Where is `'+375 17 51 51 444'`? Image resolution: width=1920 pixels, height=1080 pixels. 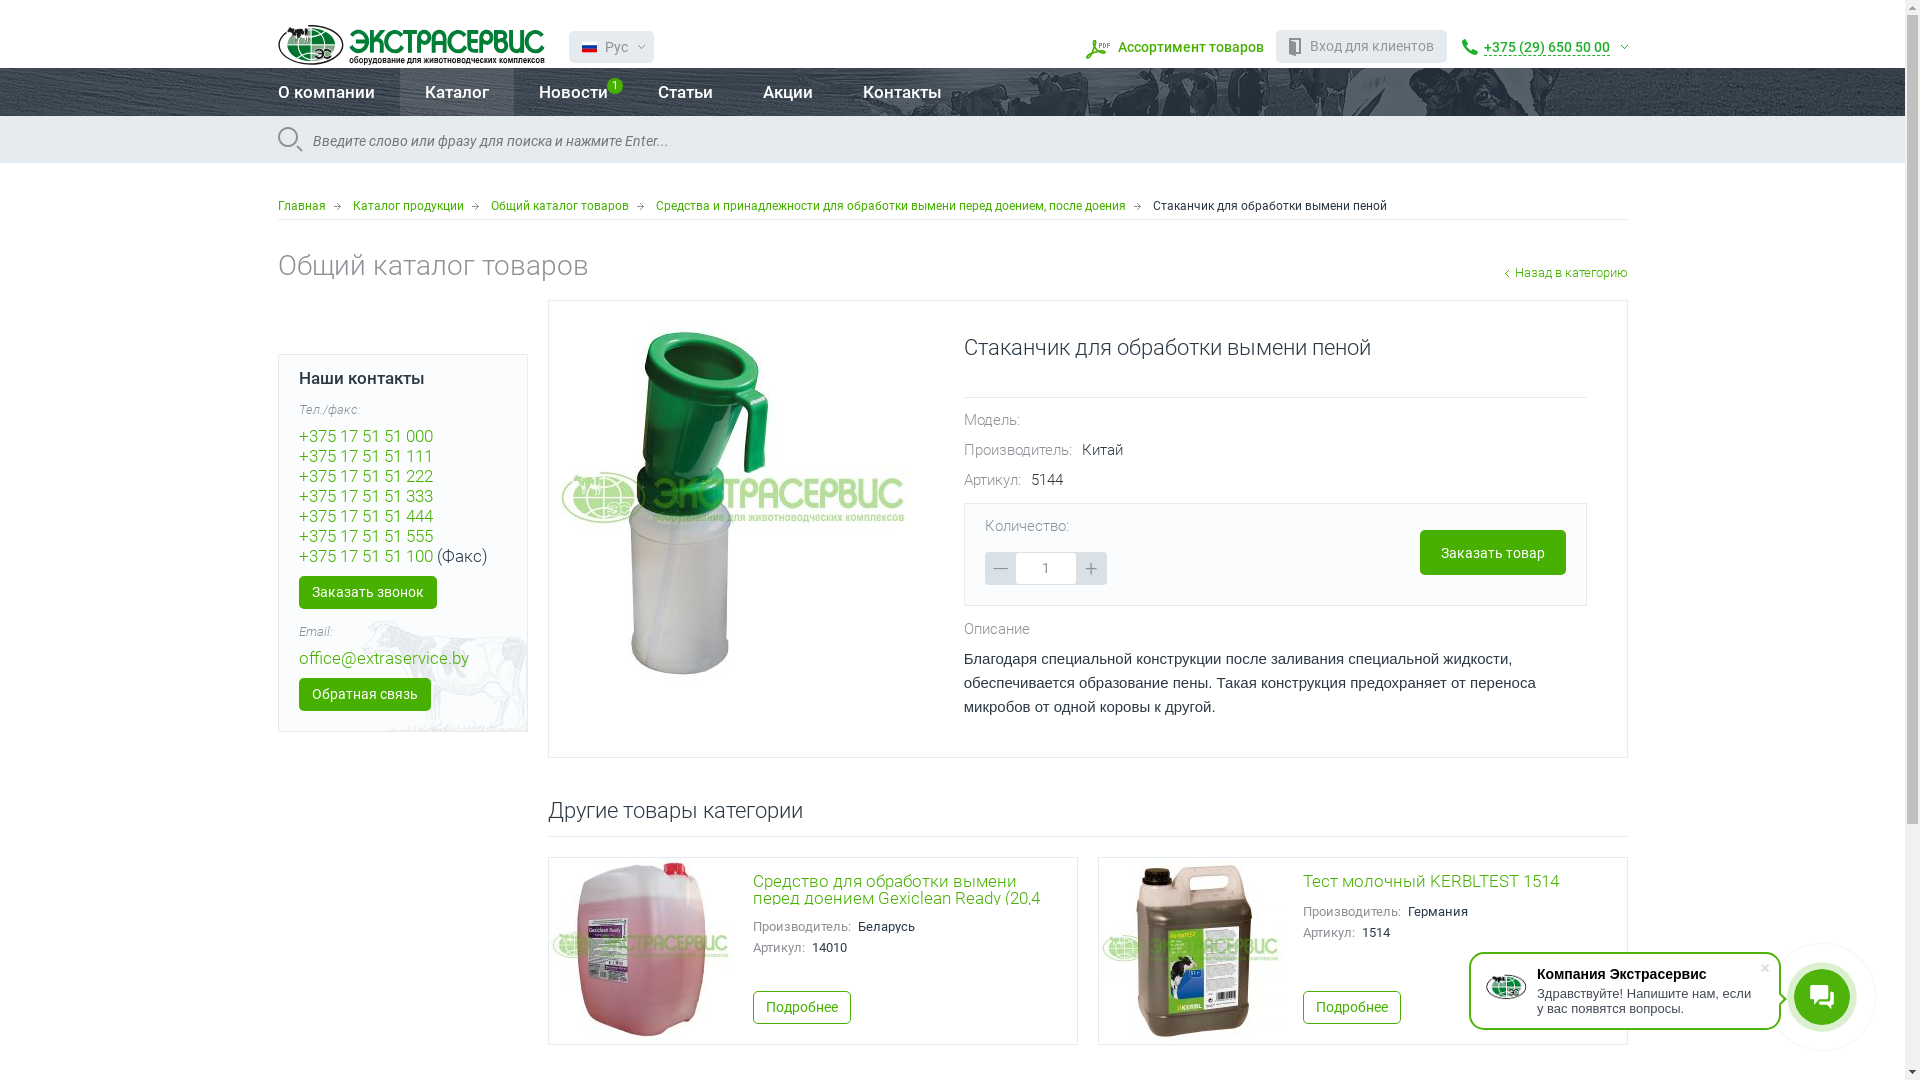 '+375 17 51 51 444' is located at coordinates (364, 515).